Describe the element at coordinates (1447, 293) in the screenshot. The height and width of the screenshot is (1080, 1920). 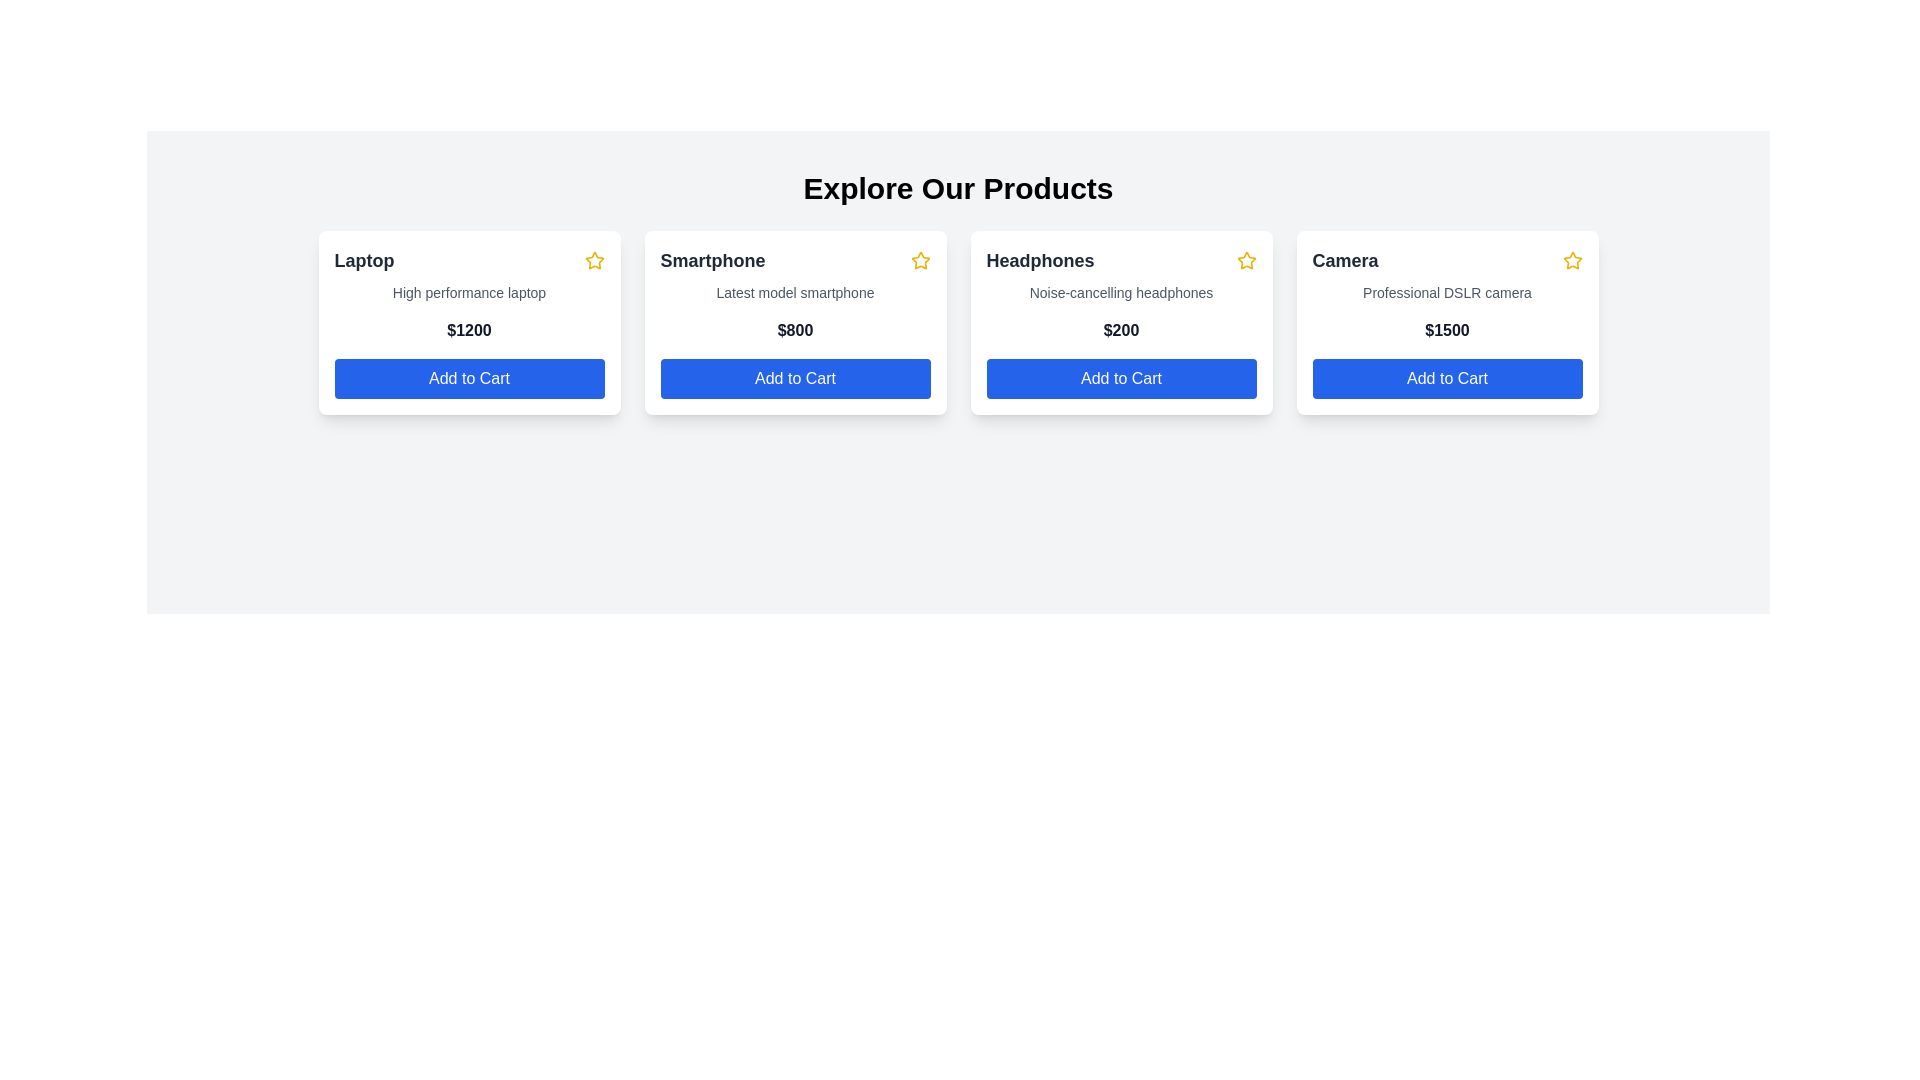
I see `the text label displaying 'Professional DSLR camera', which is located within the 'Camera' product card and is styled with a small gray font, positioned below the product name heading` at that location.